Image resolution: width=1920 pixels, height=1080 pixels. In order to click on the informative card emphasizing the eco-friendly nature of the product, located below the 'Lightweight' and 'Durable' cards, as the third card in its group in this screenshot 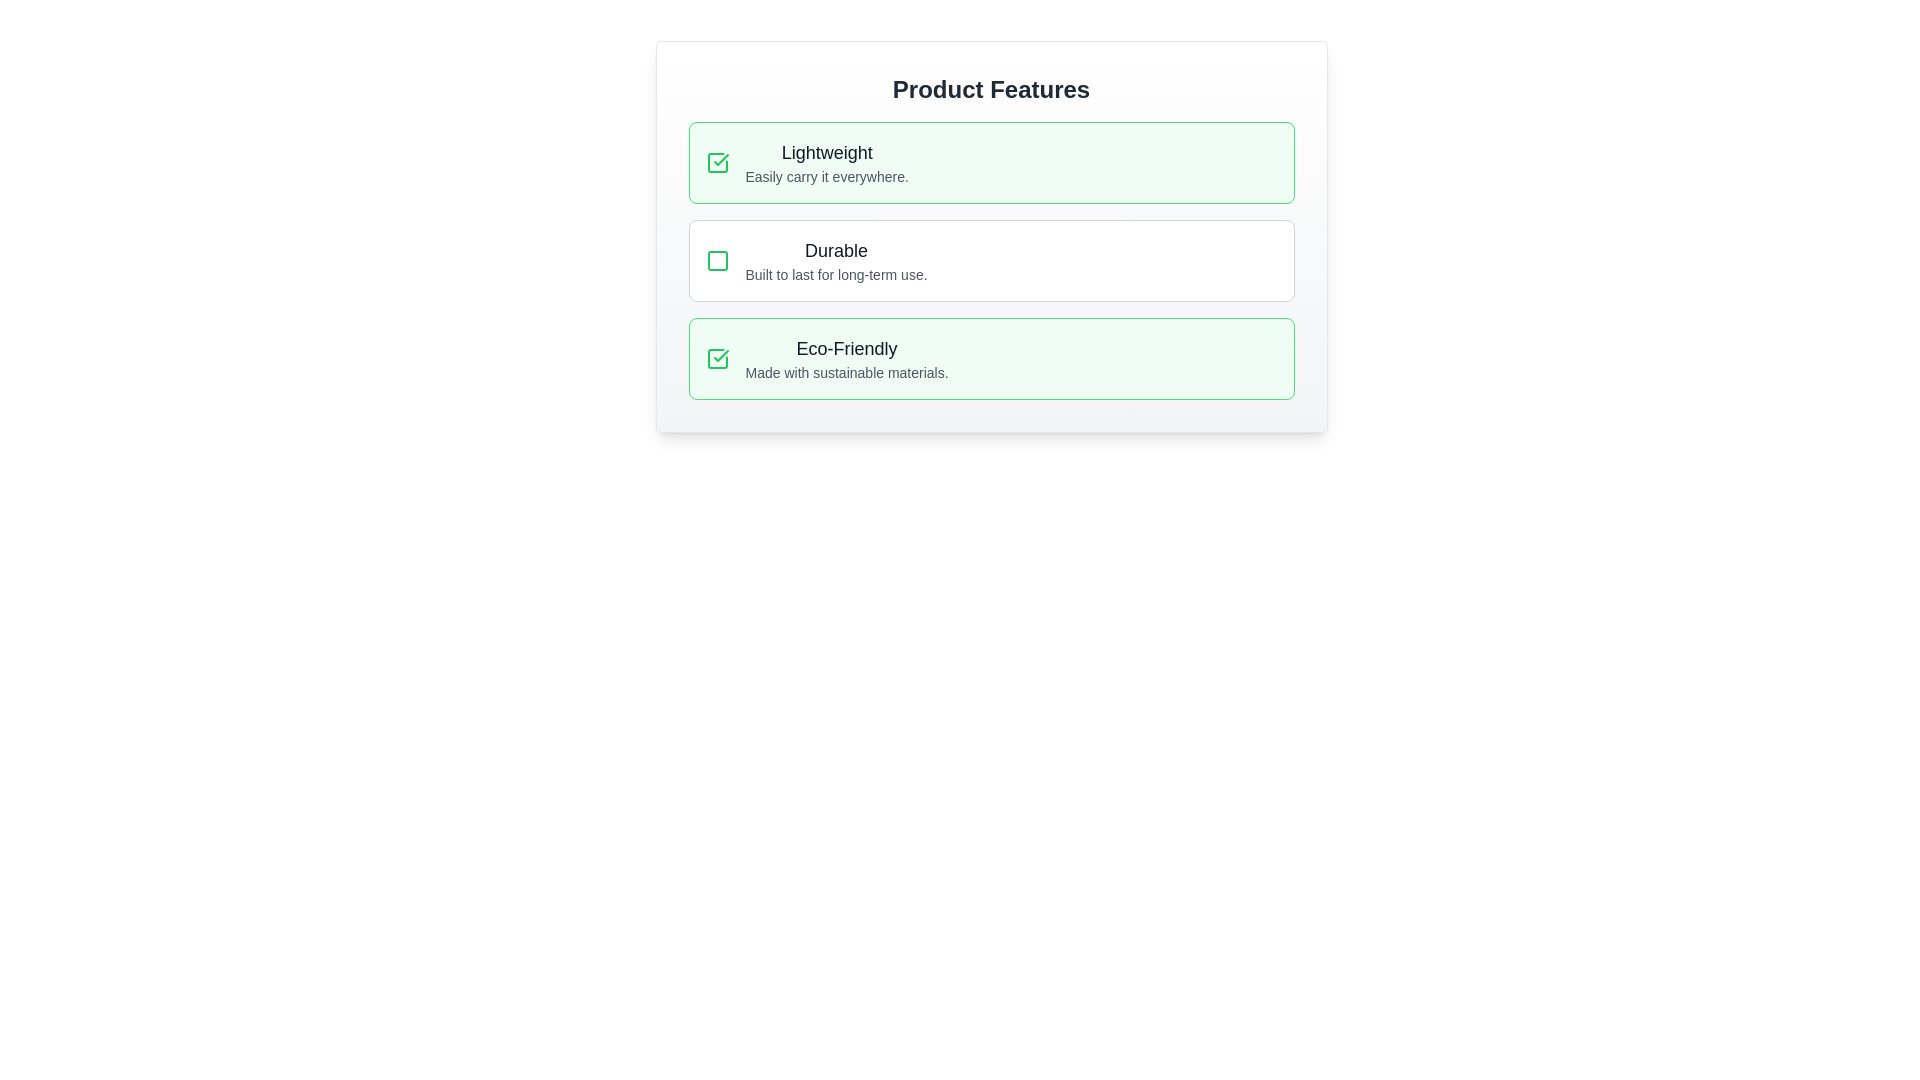, I will do `click(991, 357)`.